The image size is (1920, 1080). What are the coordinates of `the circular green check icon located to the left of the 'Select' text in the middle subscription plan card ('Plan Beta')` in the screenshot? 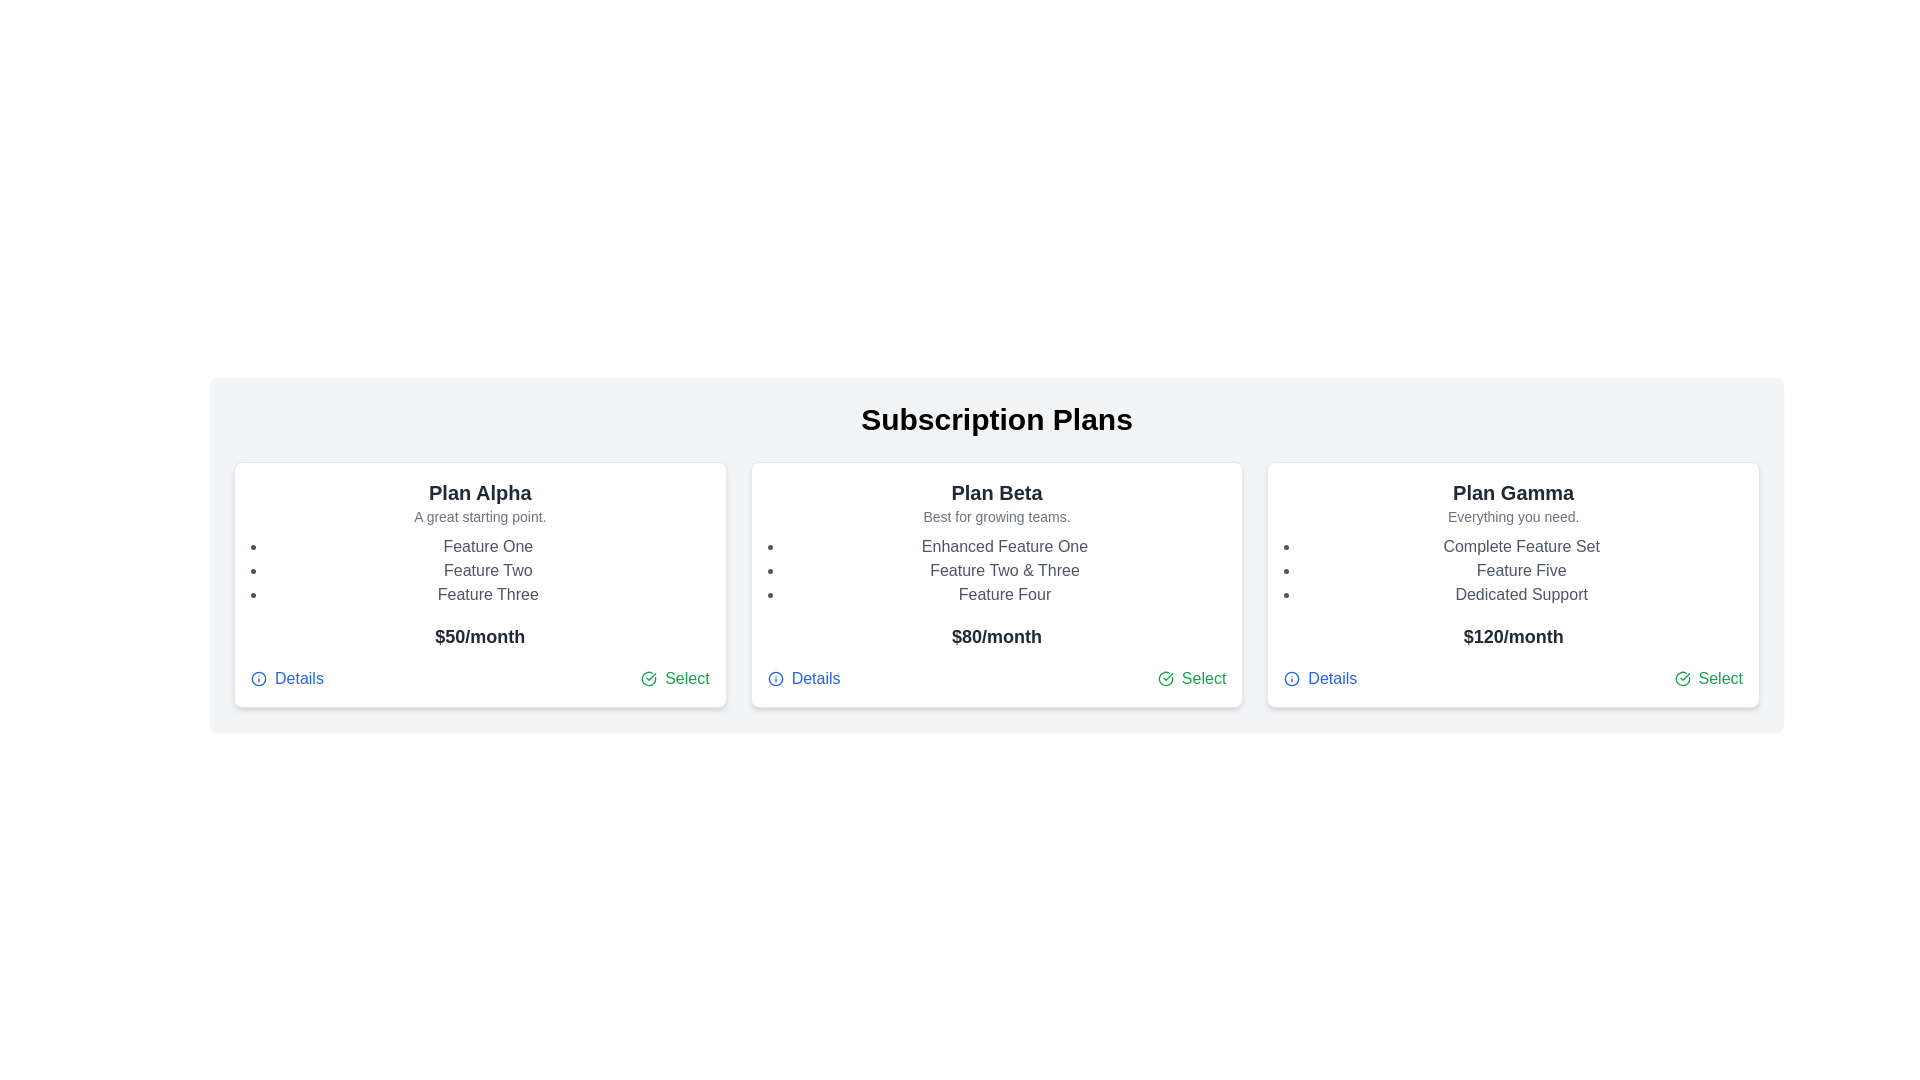 It's located at (1165, 677).